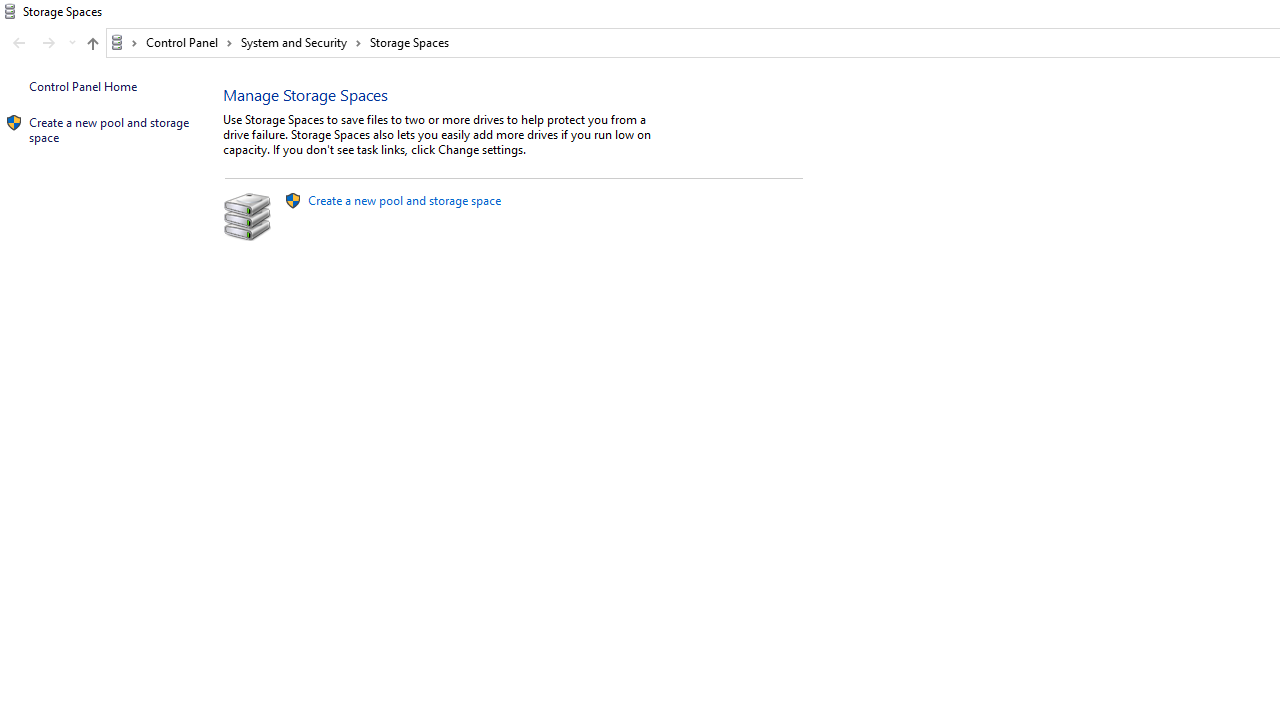  I want to click on 'All locations', so click(123, 42).